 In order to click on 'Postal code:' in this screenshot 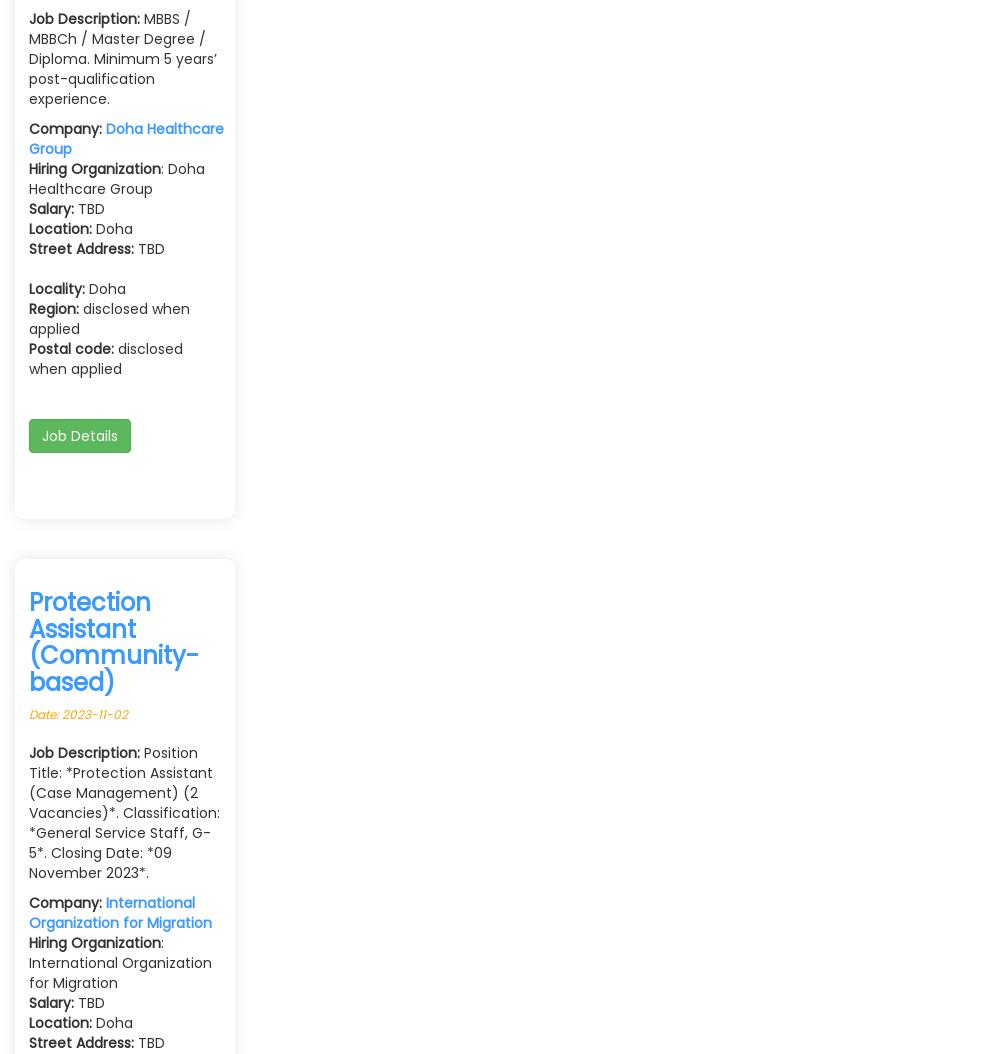, I will do `click(71, 348)`.